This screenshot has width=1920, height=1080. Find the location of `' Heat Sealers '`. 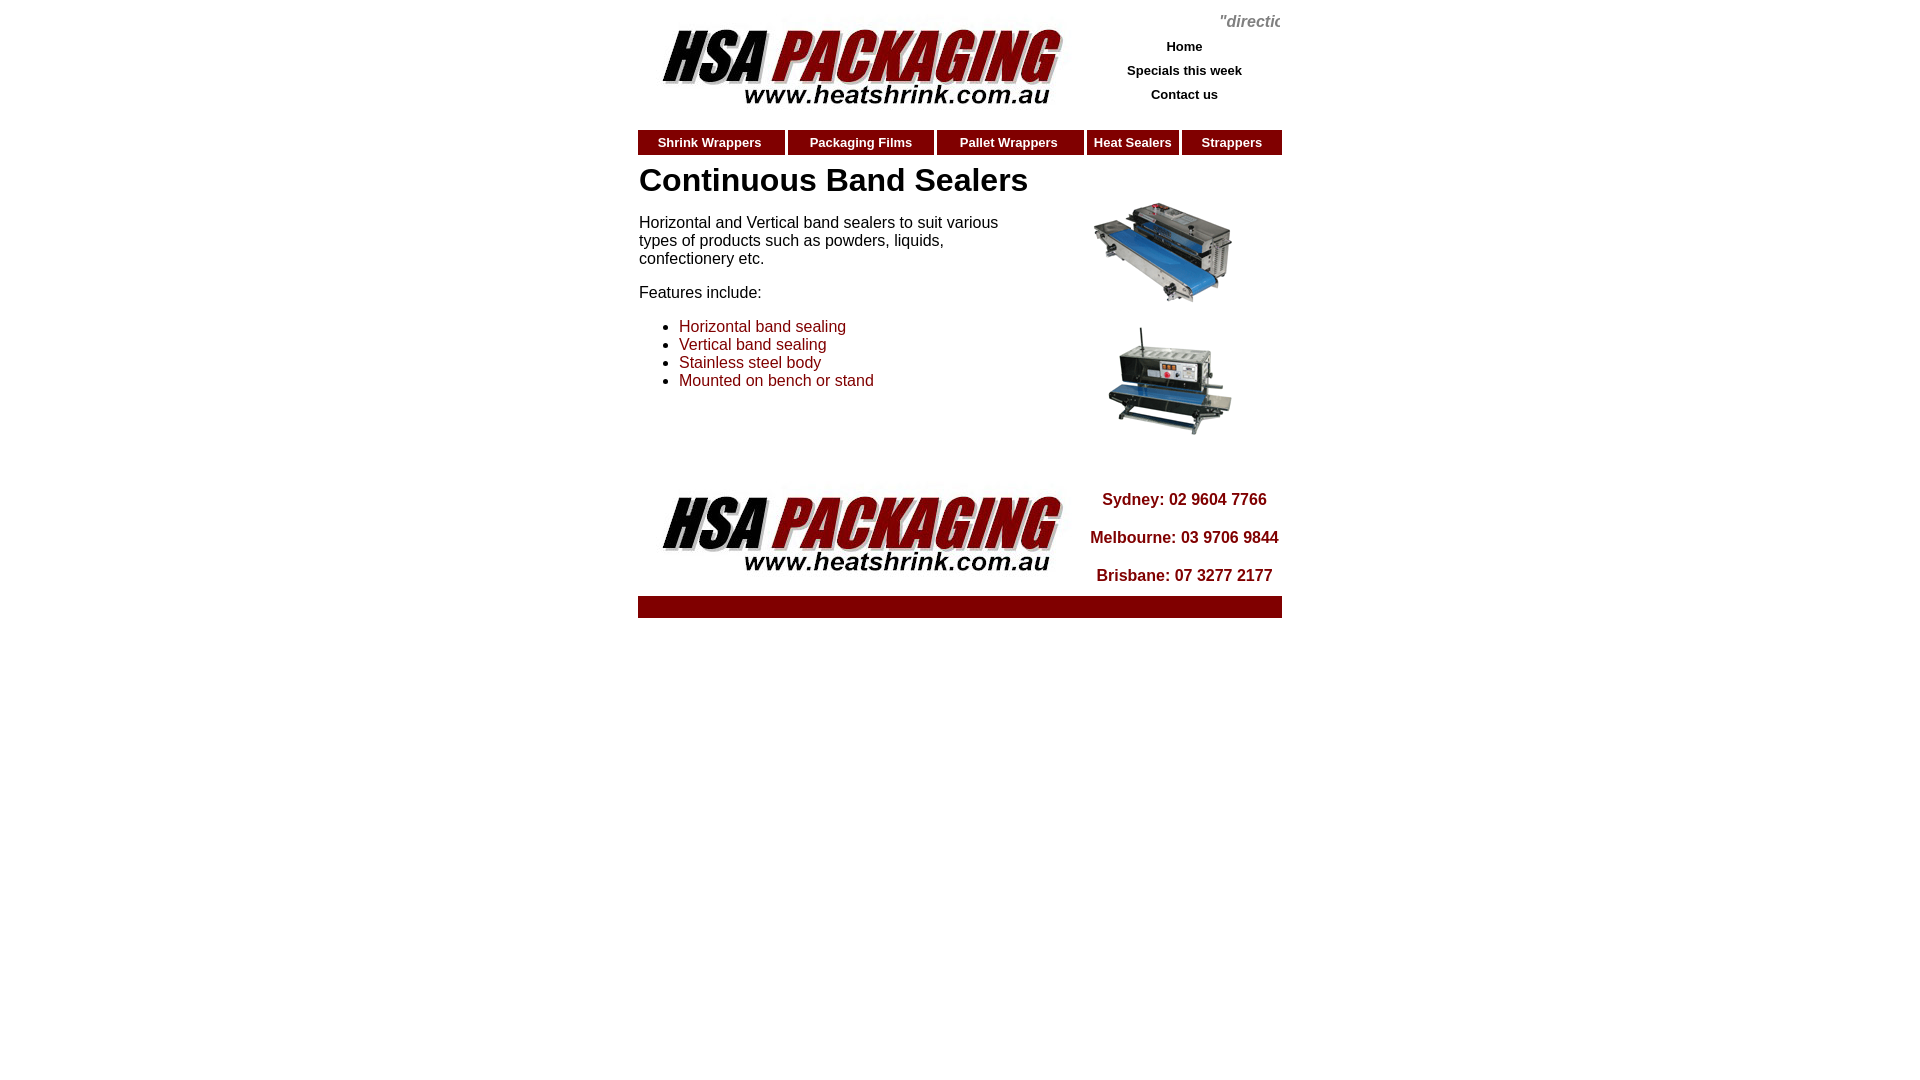

' Heat Sealers ' is located at coordinates (1132, 141).